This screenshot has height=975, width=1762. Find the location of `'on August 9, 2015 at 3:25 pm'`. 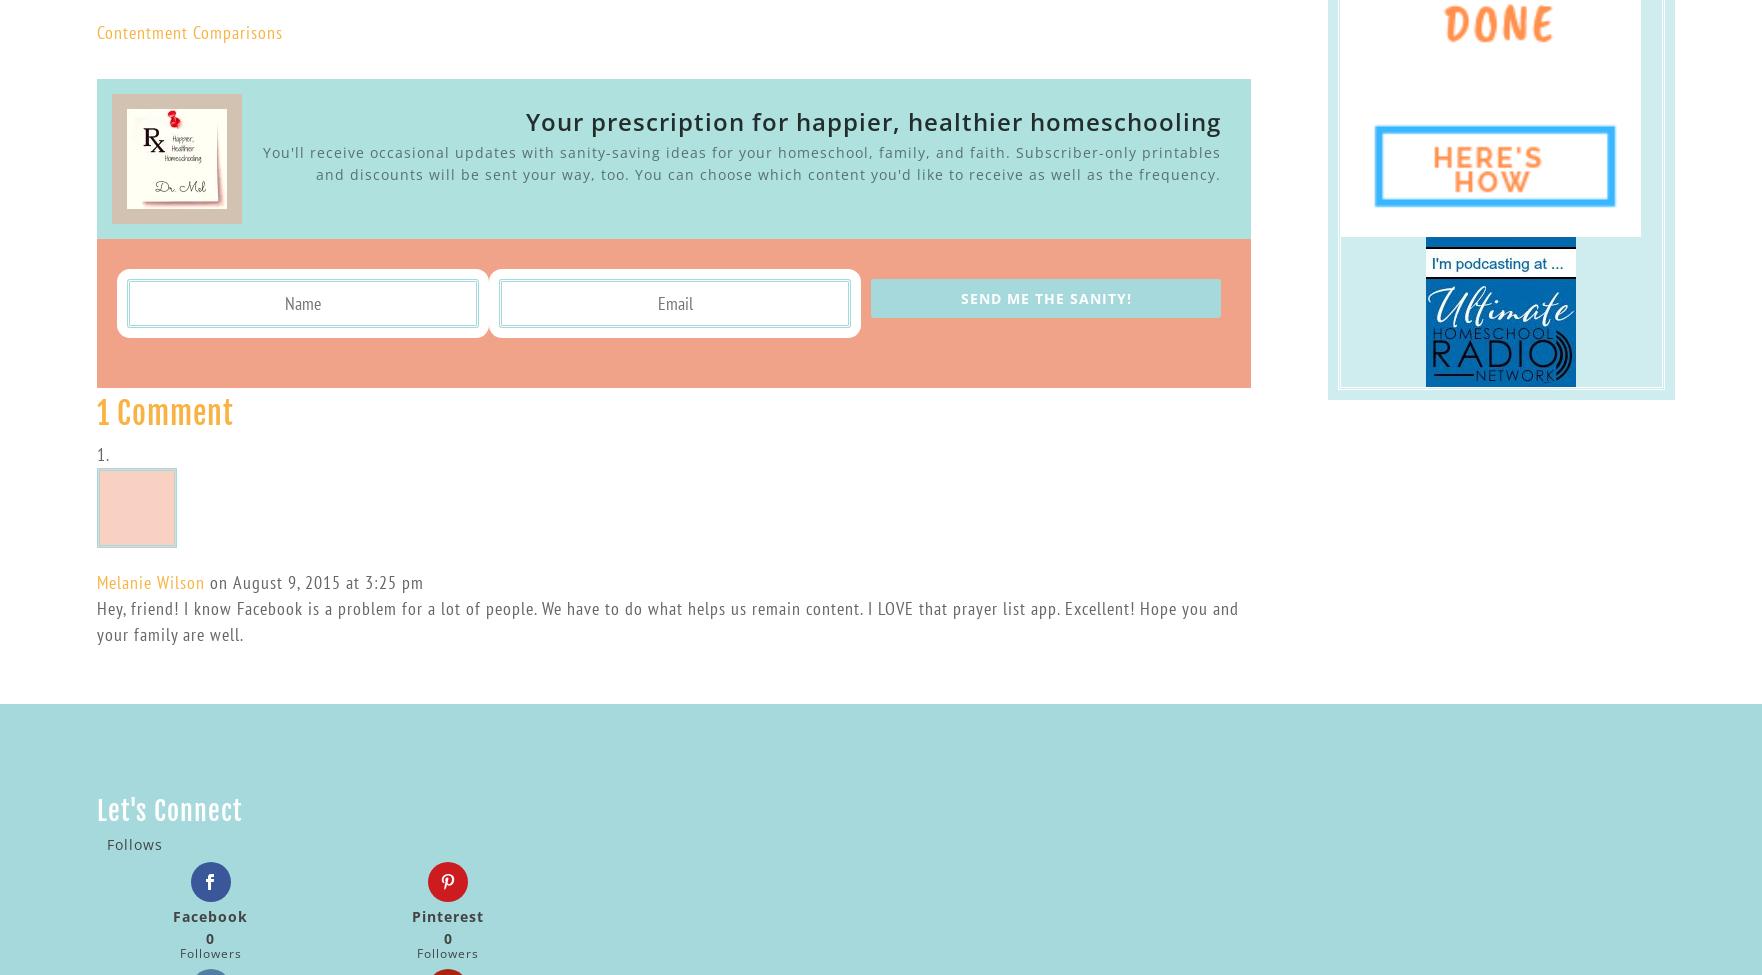

'on August 9, 2015 at 3:25 pm' is located at coordinates (315, 580).